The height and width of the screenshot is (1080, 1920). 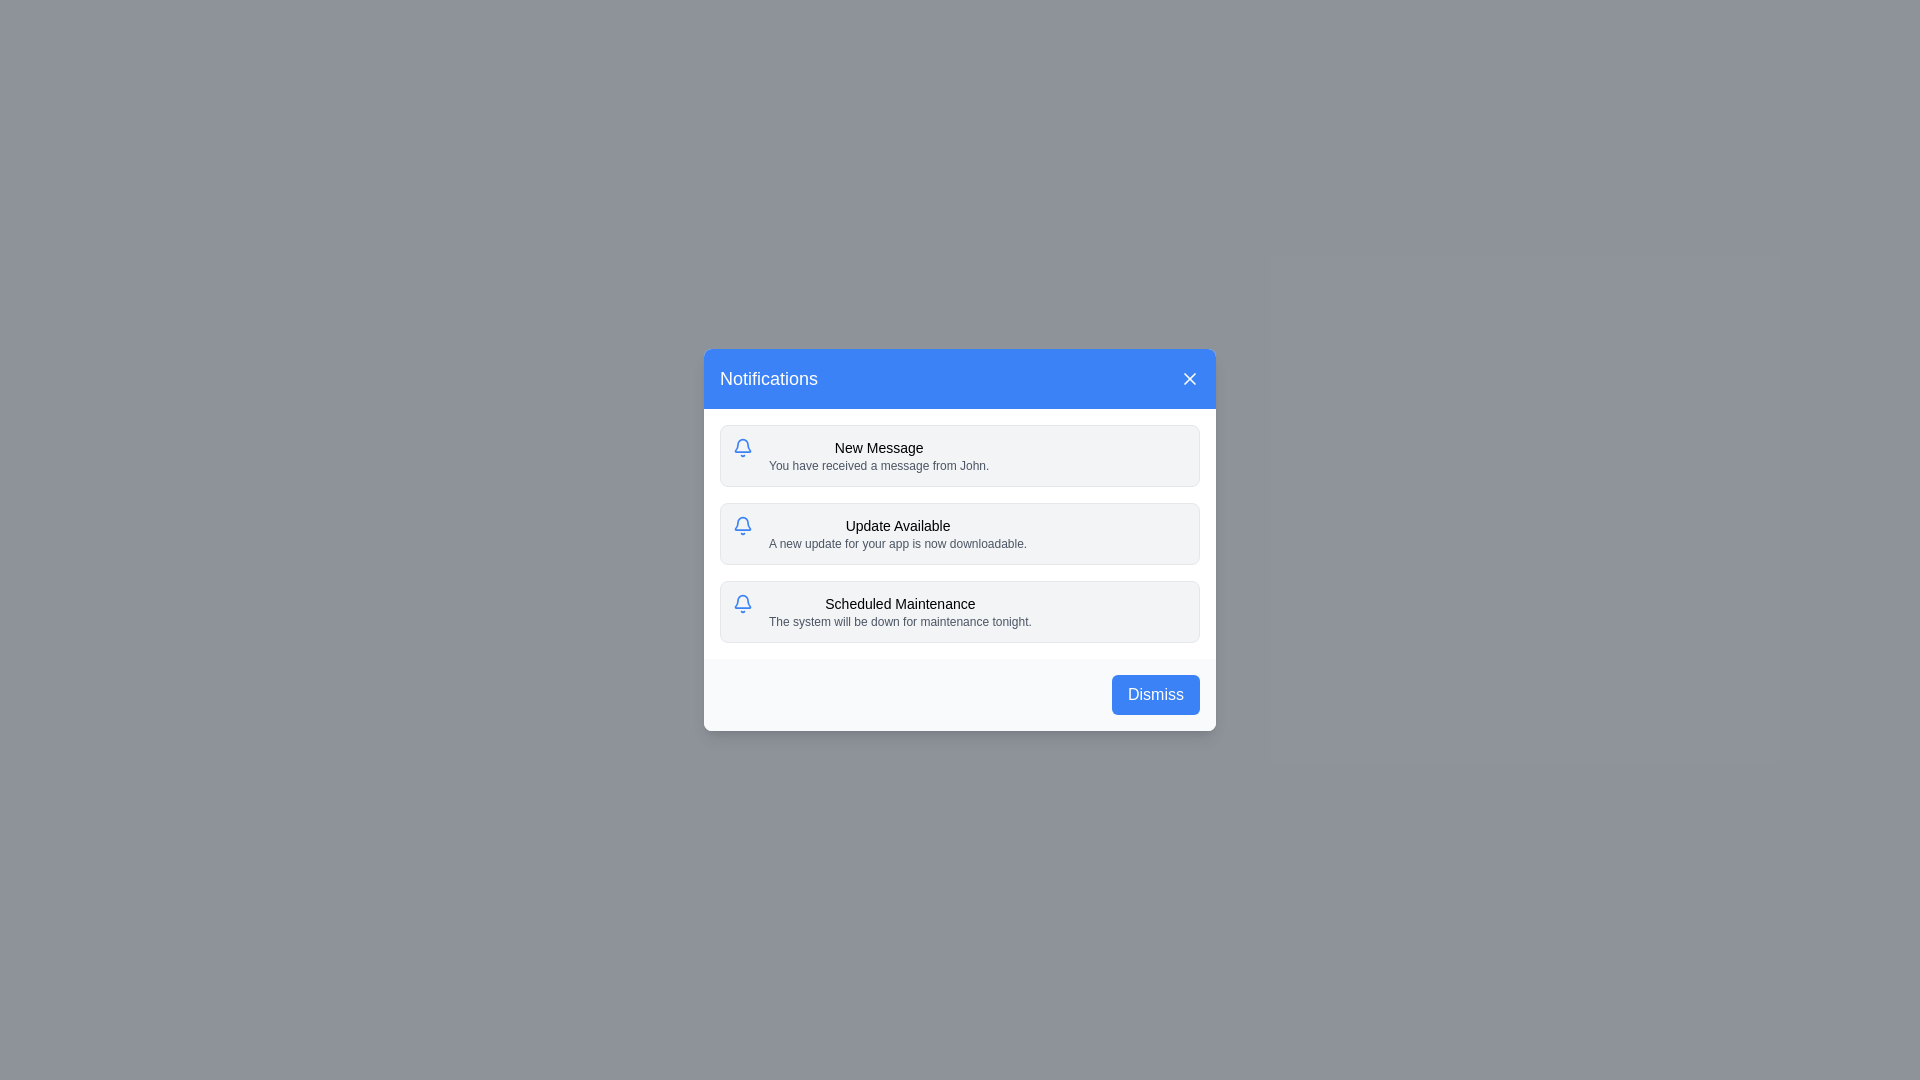 What do you see at coordinates (1190, 378) in the screenshot?
I see `the close icon button ('X') in the Notifications dialog box, which is visually represented in an outlined style against a blue background` at bounding box center [1190, 378].